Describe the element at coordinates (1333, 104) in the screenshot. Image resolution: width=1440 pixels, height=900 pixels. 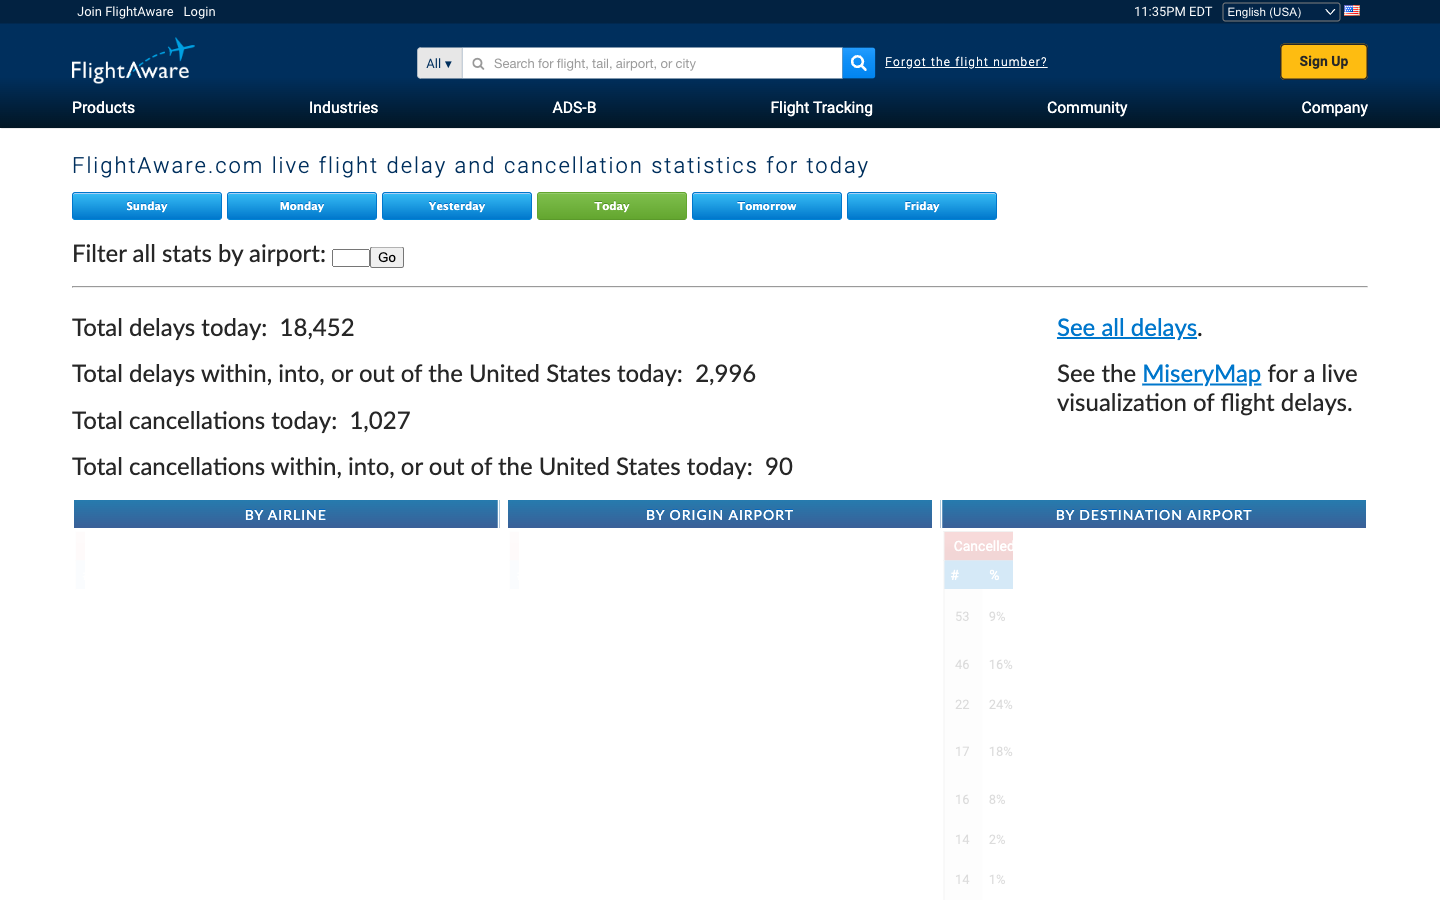
I see `the company profile of FlightAware` at that location.